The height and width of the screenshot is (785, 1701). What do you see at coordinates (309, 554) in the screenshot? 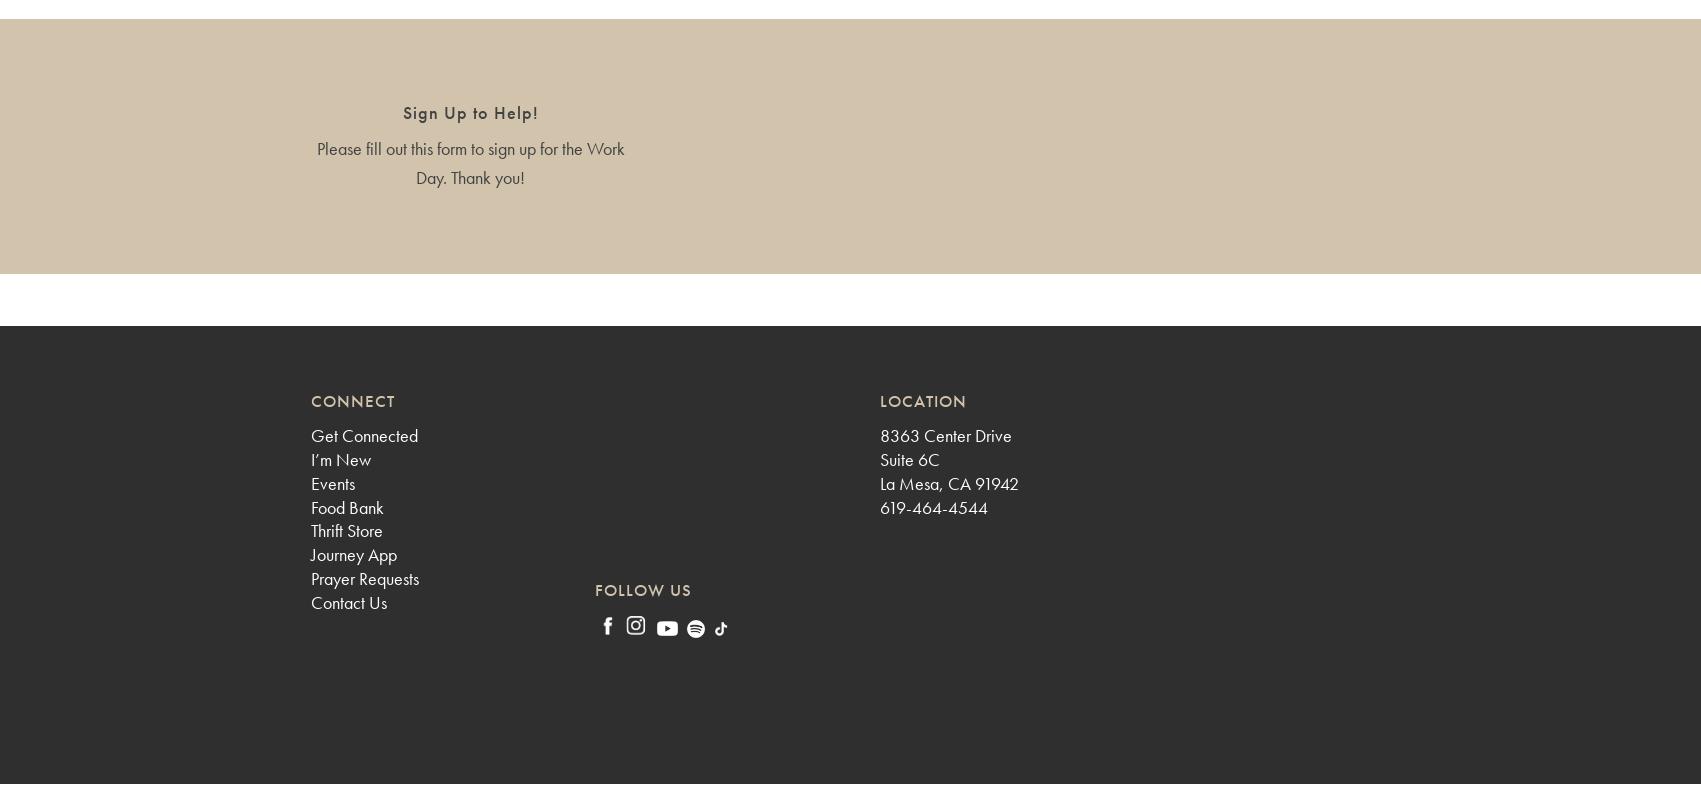
I see `'Journey App'` at bounding box center [309, 554].